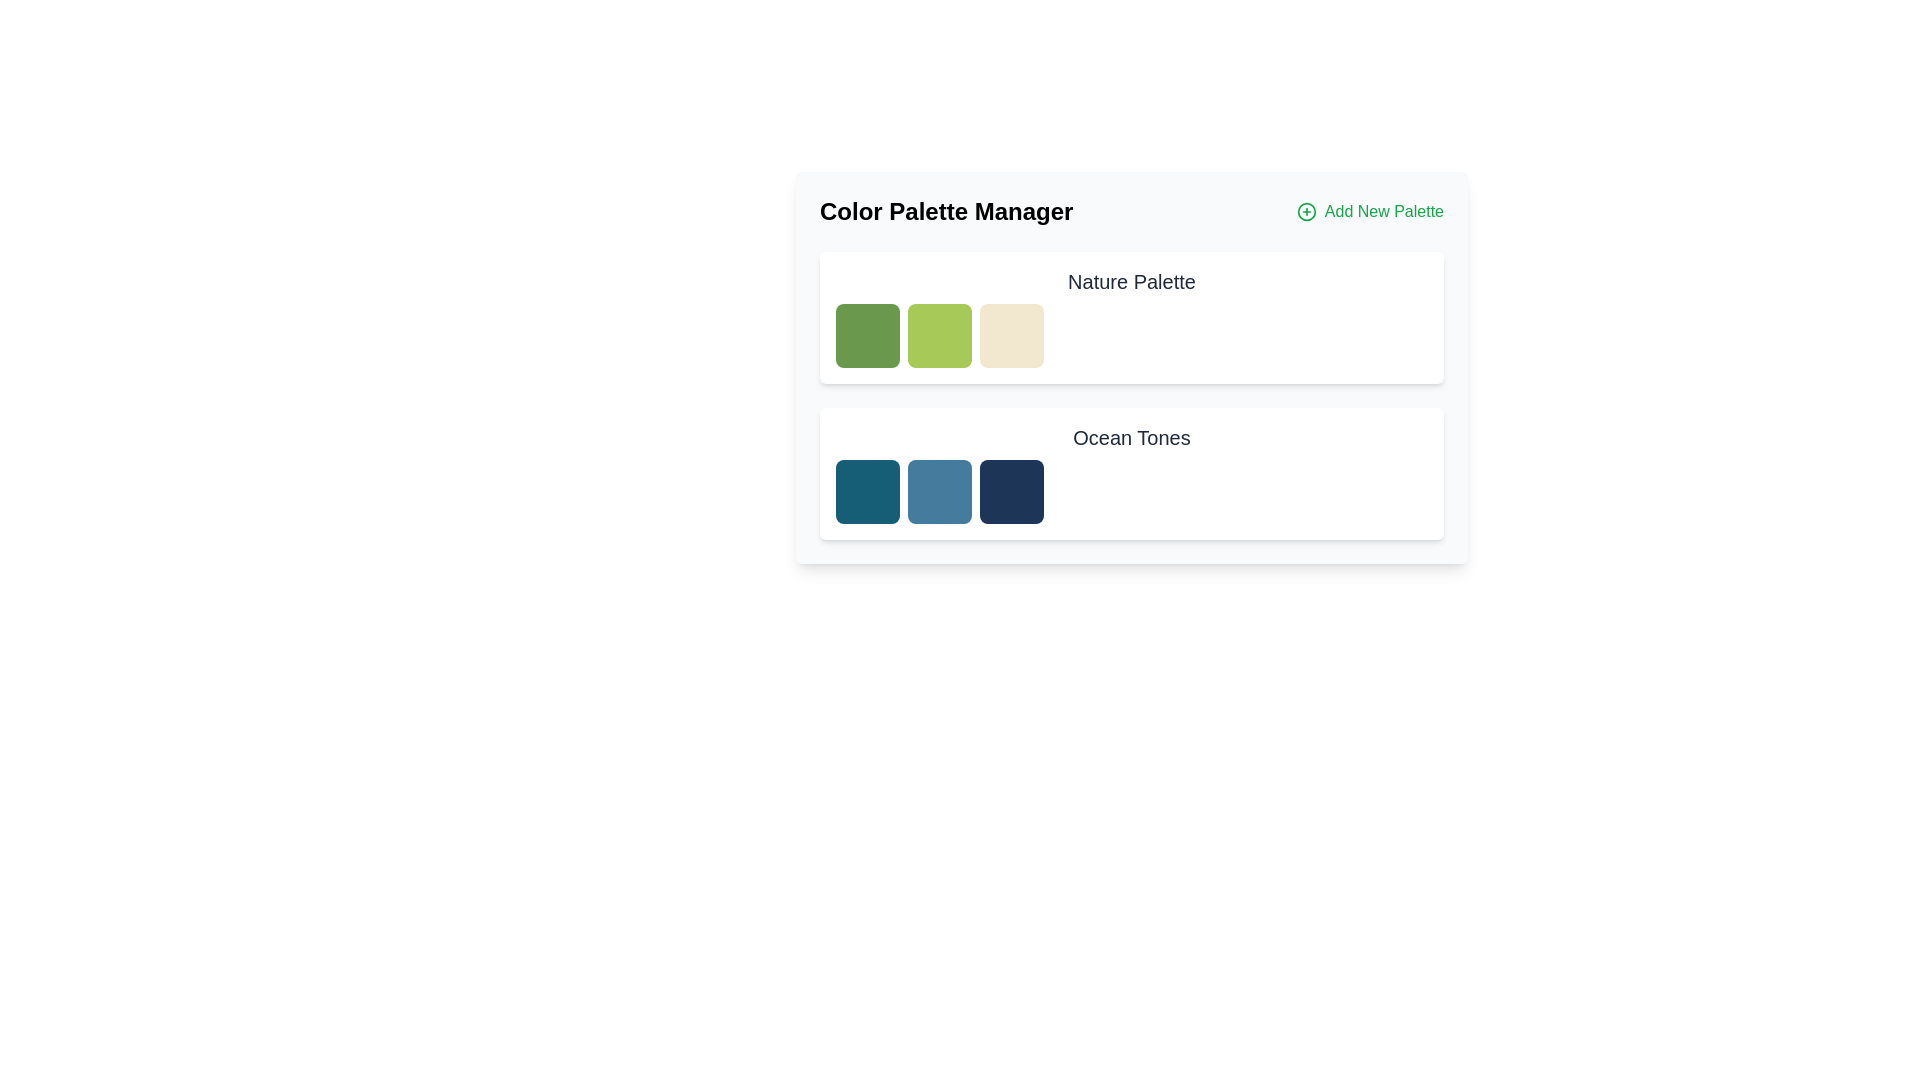  What do you see at coordinates (868, 492) in the screenshot?
I see `the first teal color swatch element under the 'Ocean Tones' section` at bounding box center [868, 492].